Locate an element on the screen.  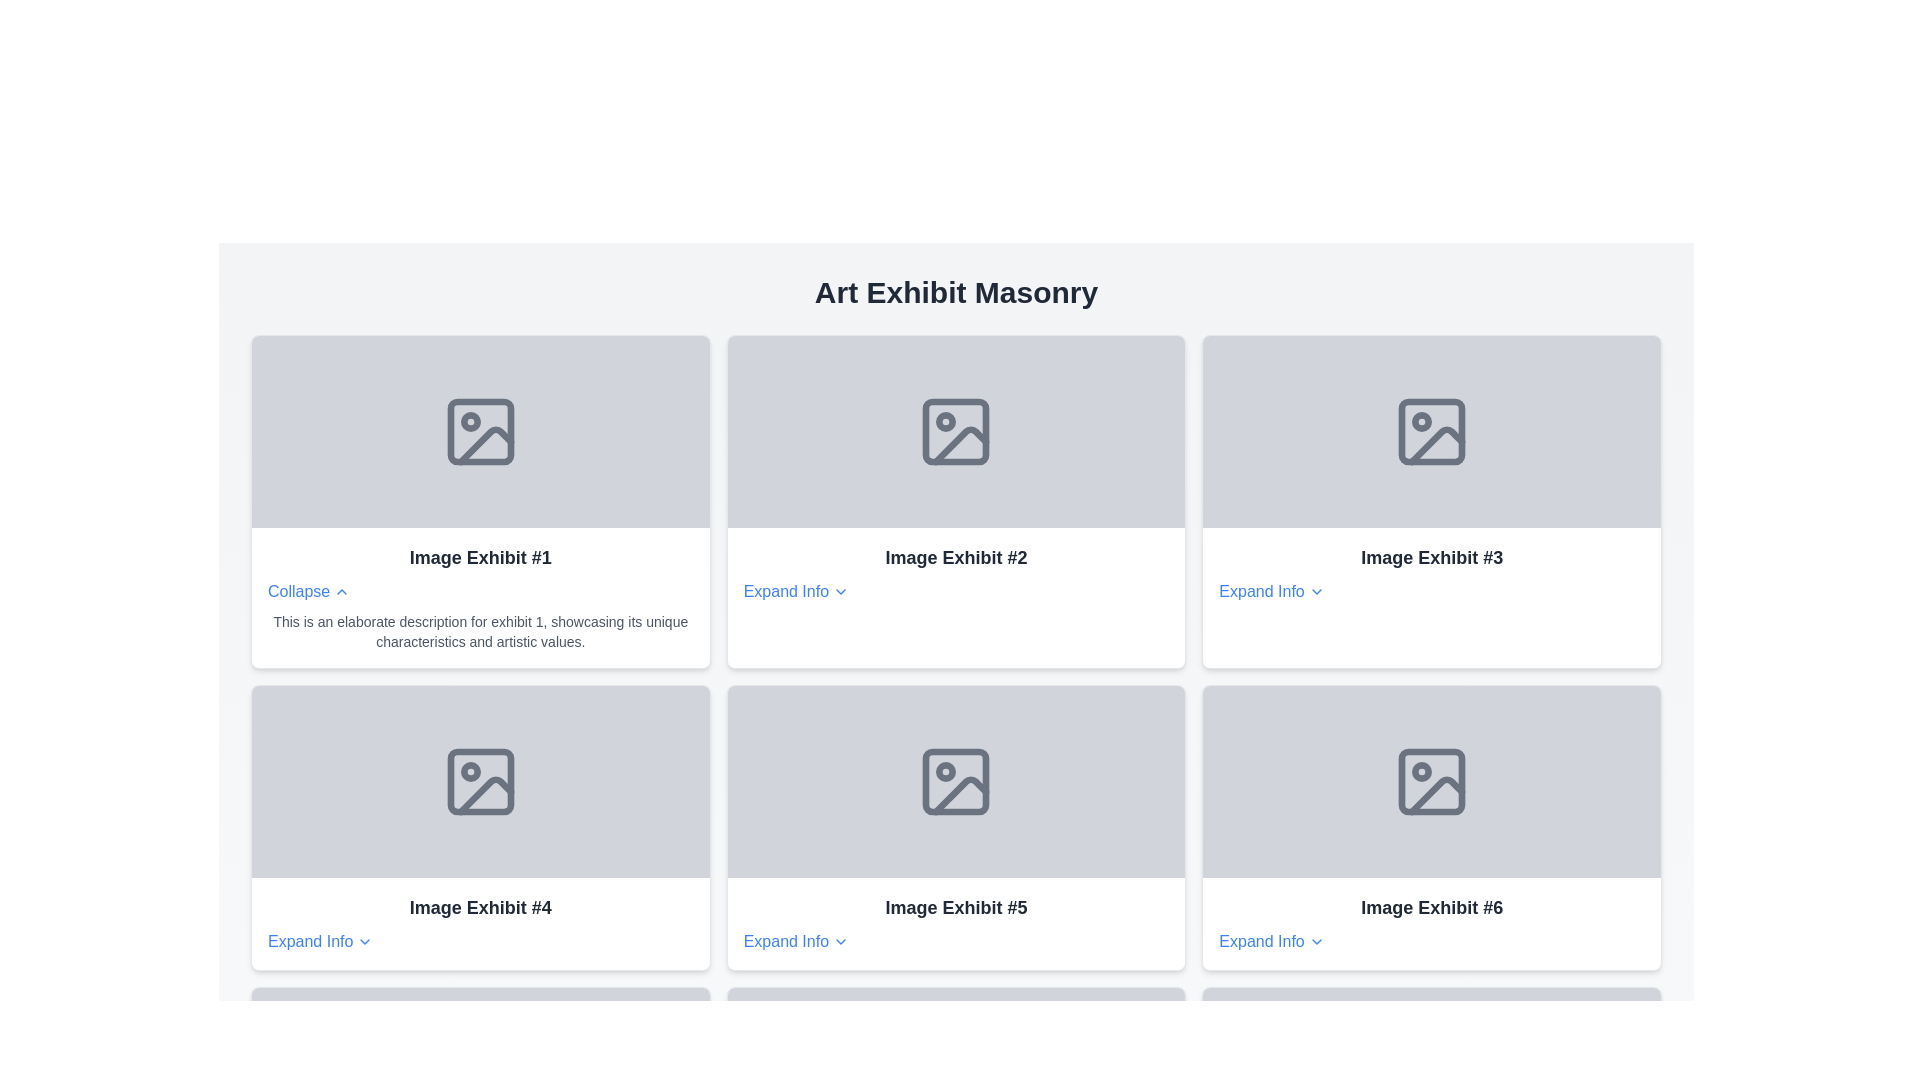
the 'Expand Info' clickable text, which is styled with a blue font color and has a downward arrow icon, located beneath the title 'Image Exhibit #4' is located at coordinates (320, 941).